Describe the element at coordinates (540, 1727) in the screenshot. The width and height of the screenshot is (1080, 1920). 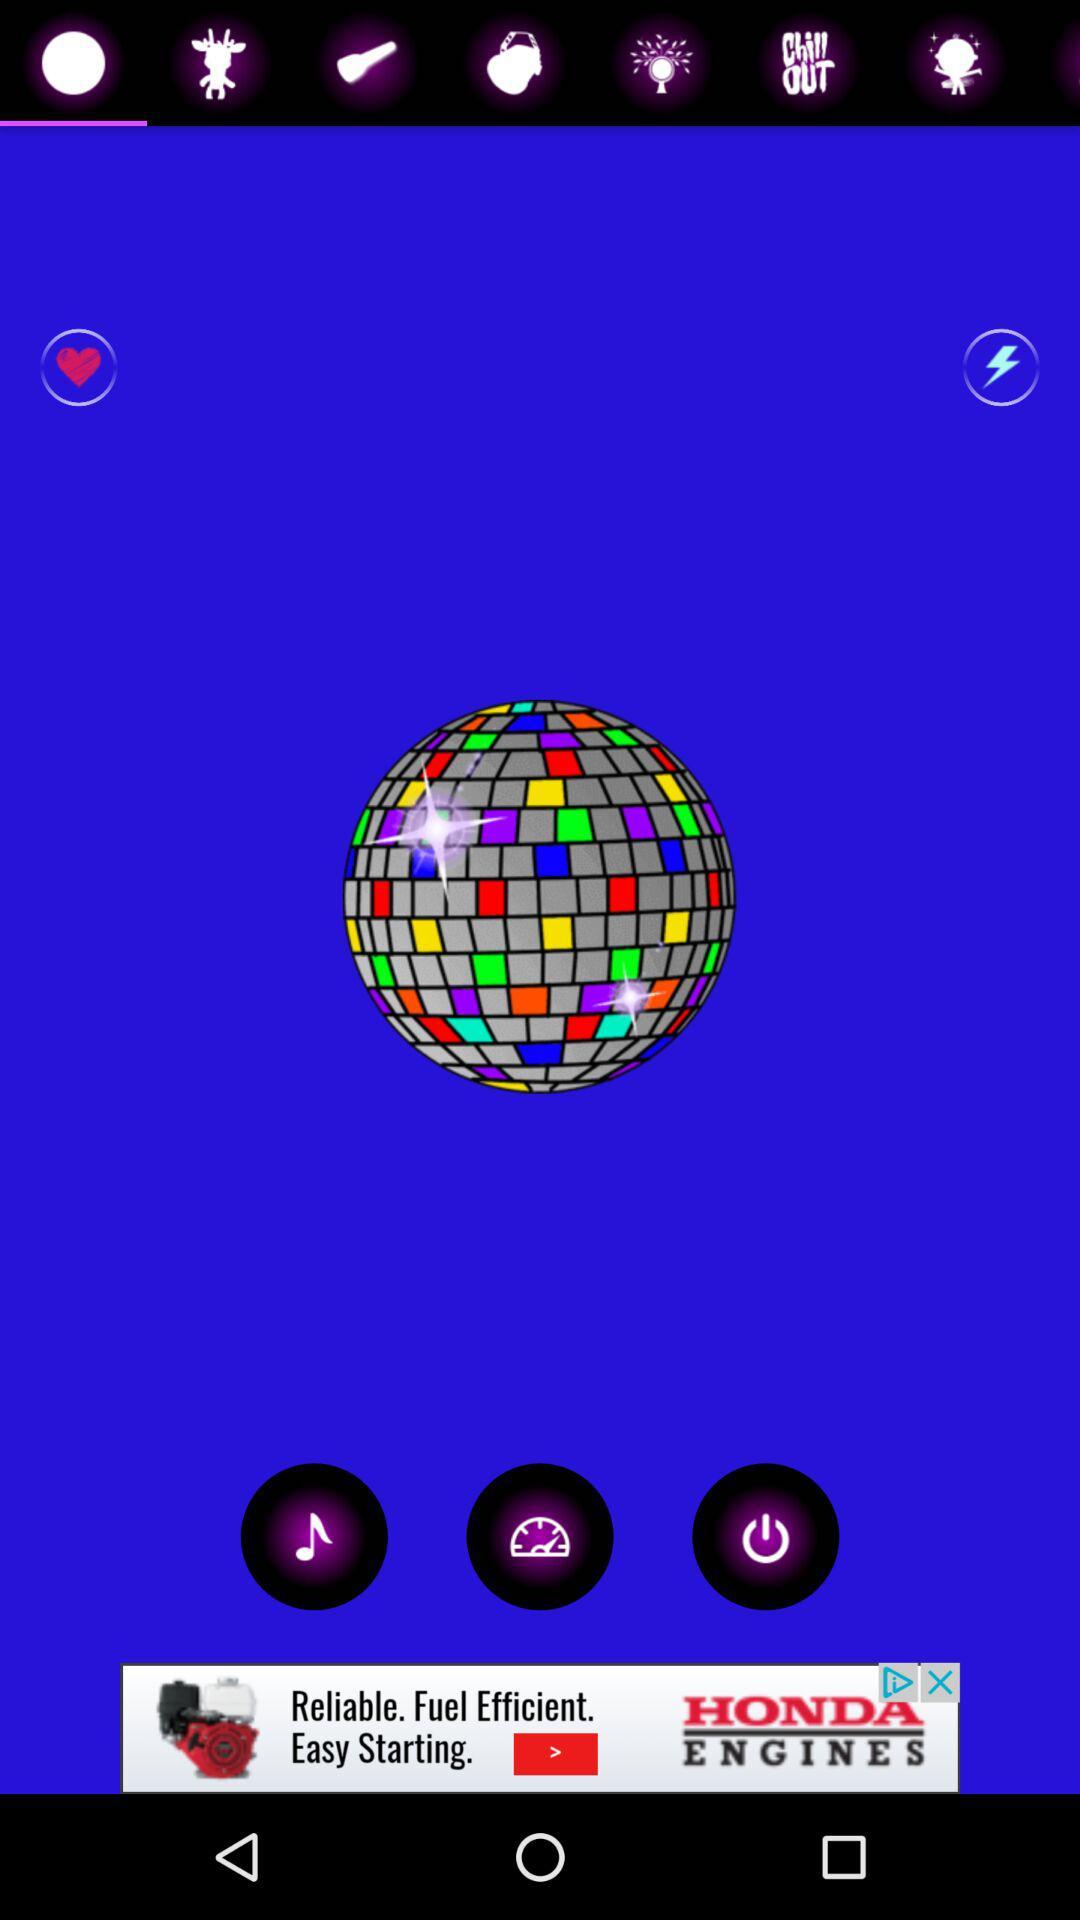
I see `advertisement banner` at that location.